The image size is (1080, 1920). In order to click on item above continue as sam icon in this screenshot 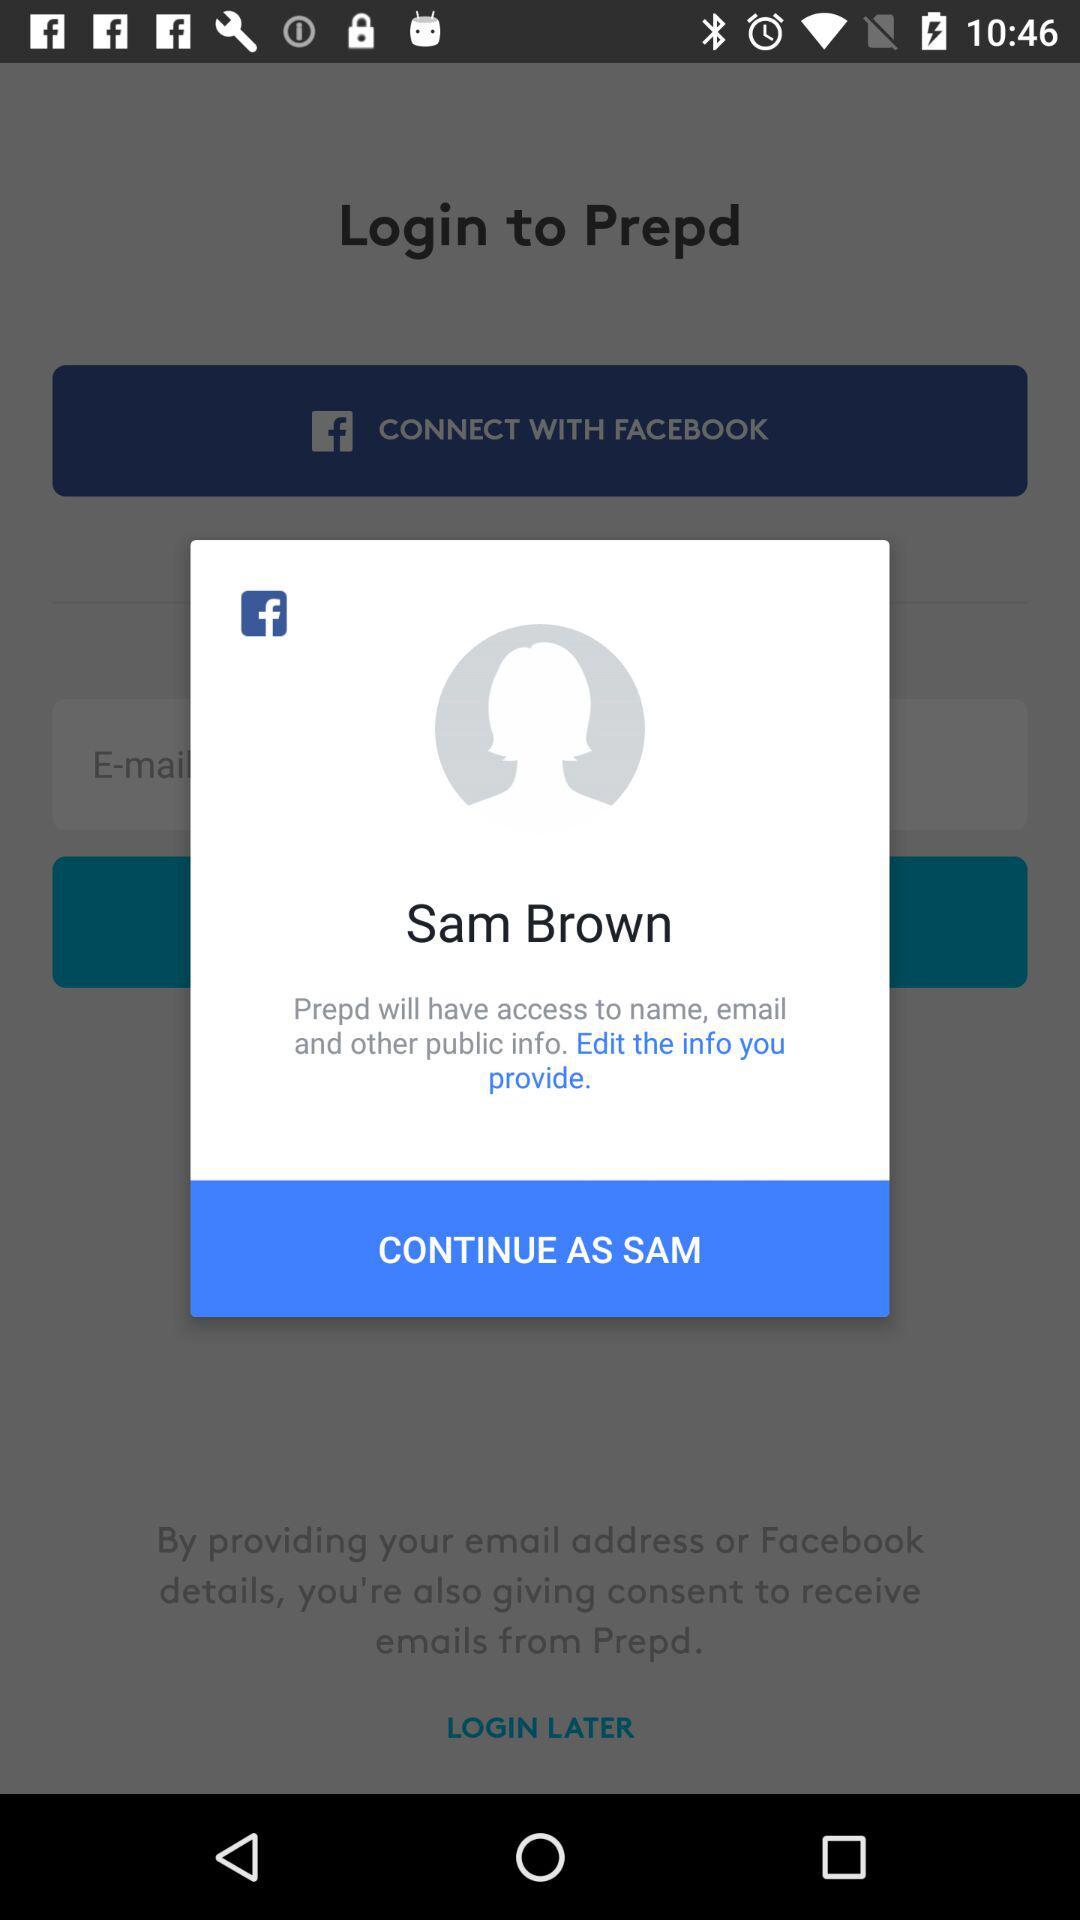, I will do `click(540, 1041)`.